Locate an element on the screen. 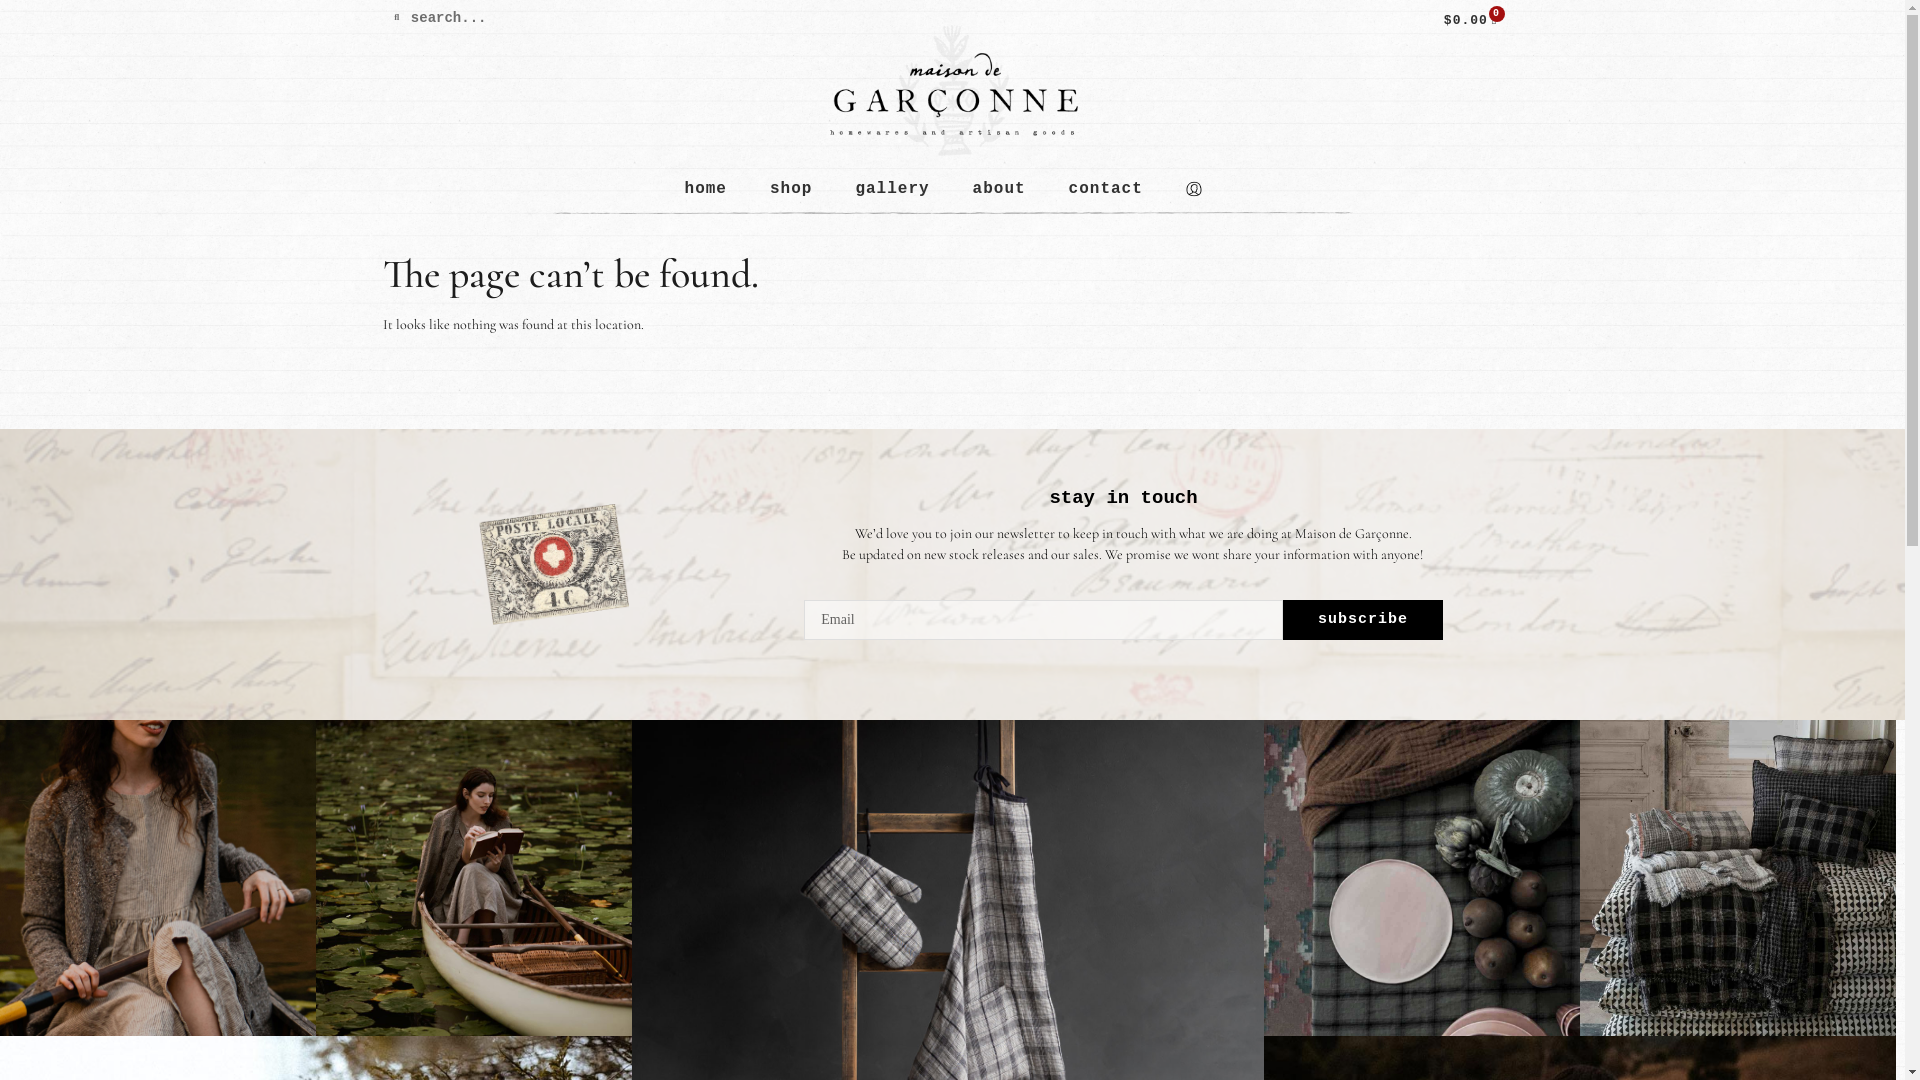 The width and height of the screenshot is (1920, 1080). '1' is located at coordinates (1202, 189).